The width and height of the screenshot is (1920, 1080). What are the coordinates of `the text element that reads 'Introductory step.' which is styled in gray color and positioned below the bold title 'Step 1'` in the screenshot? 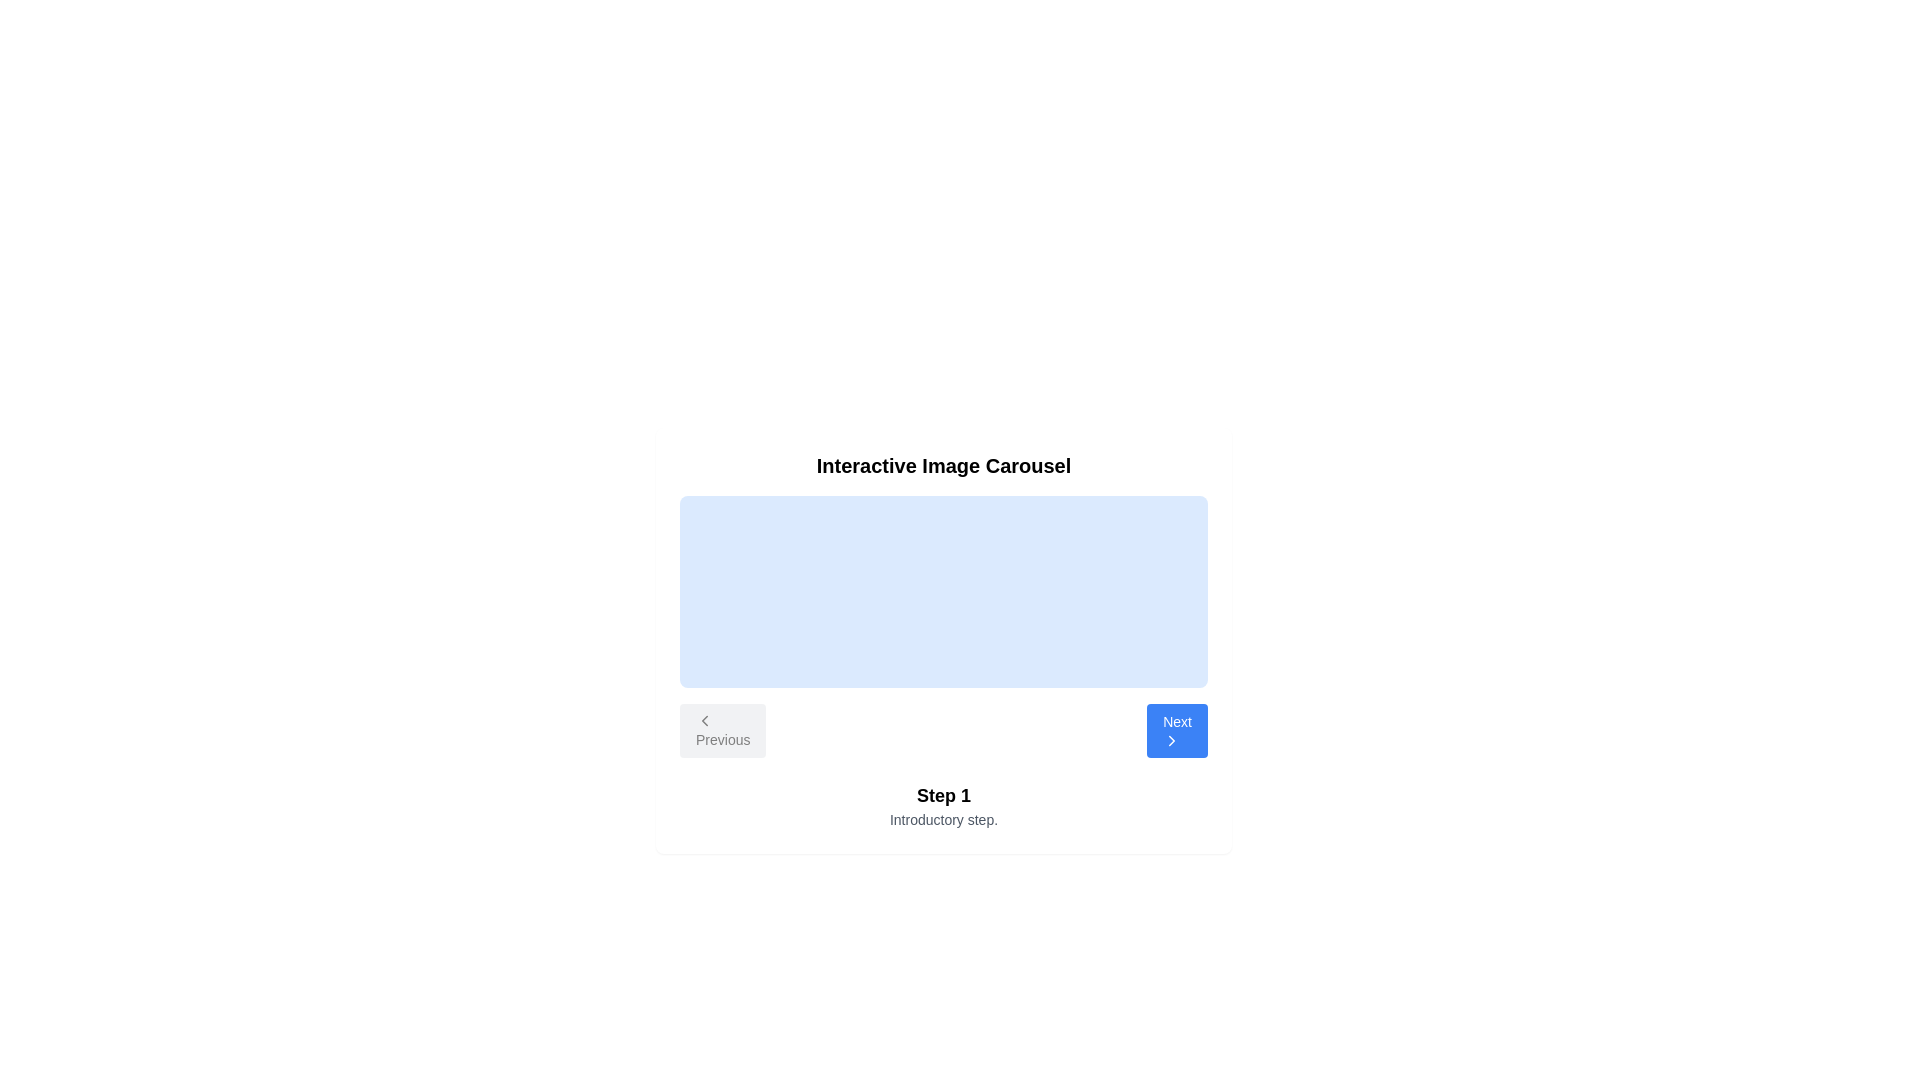 It's located at (943, 820).